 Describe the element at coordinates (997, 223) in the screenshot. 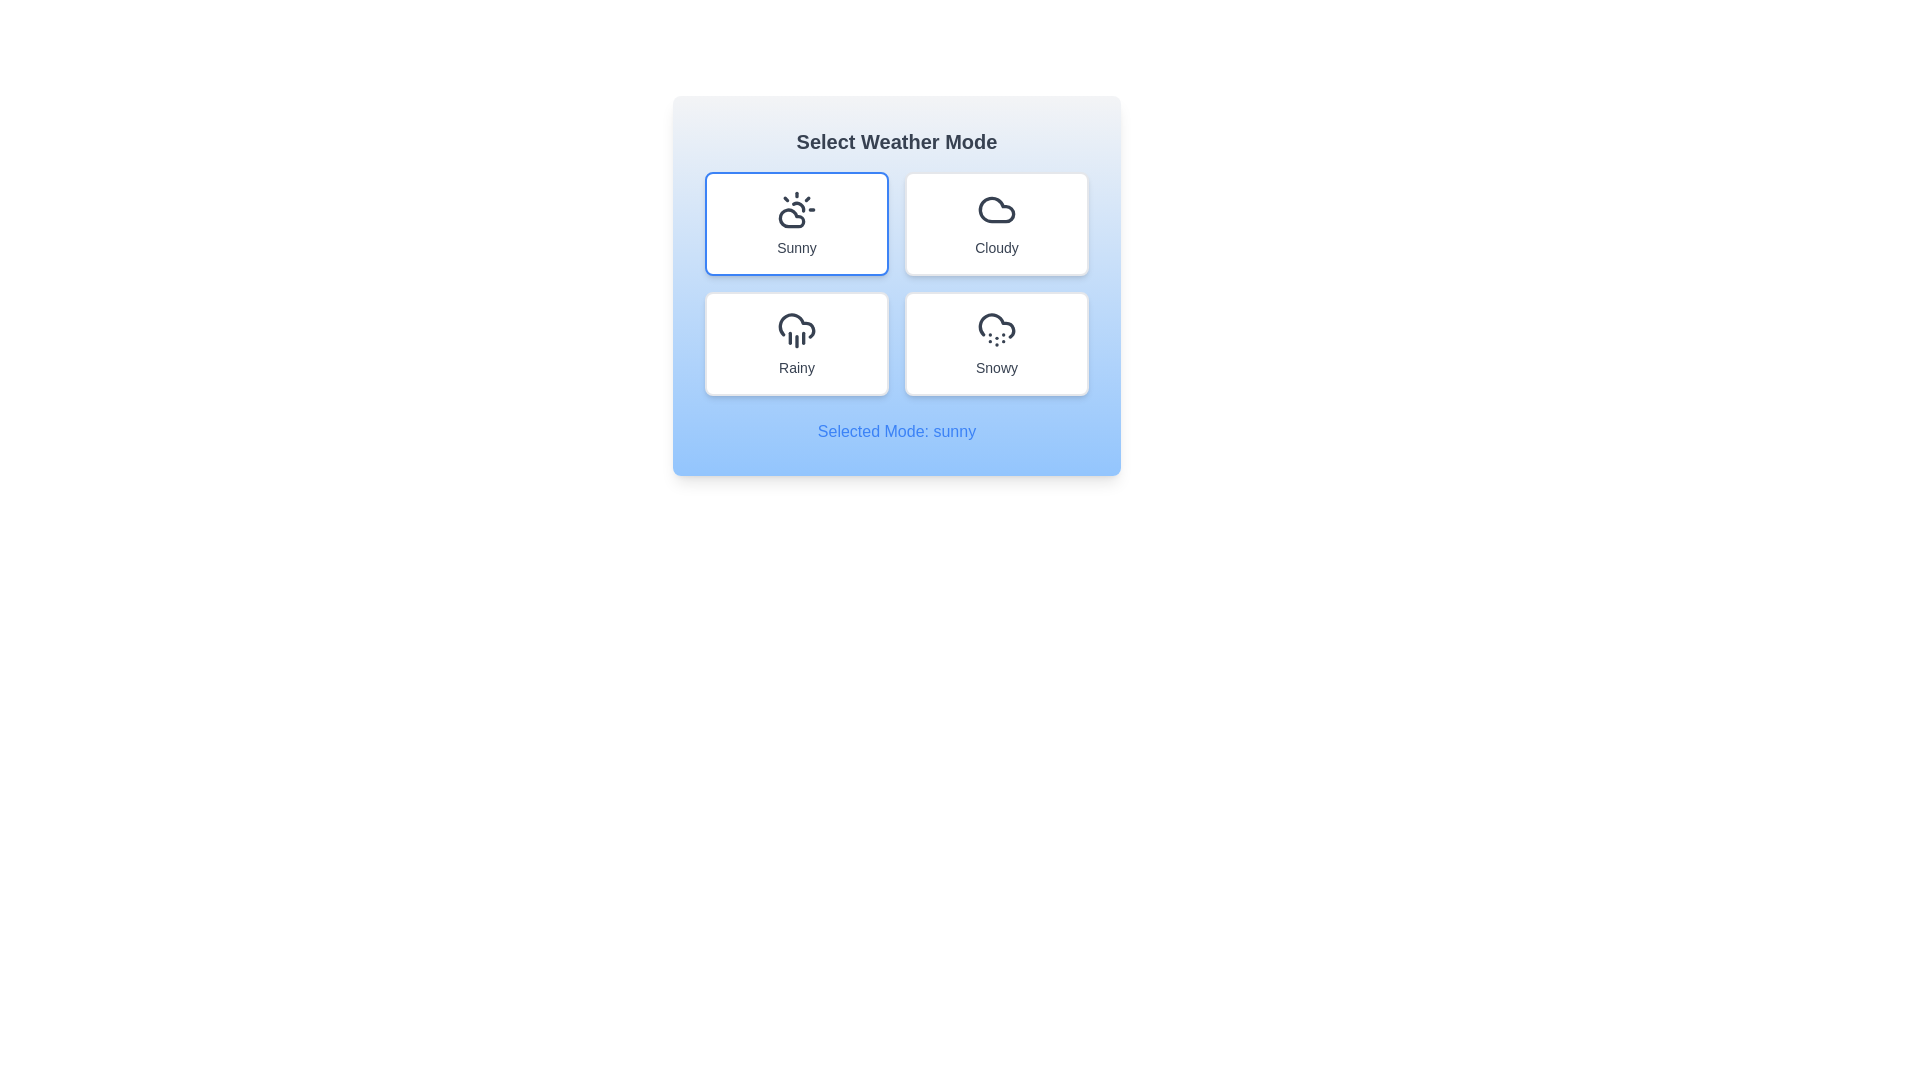

I see `the weather mode button labeled Cloudy` at that location.